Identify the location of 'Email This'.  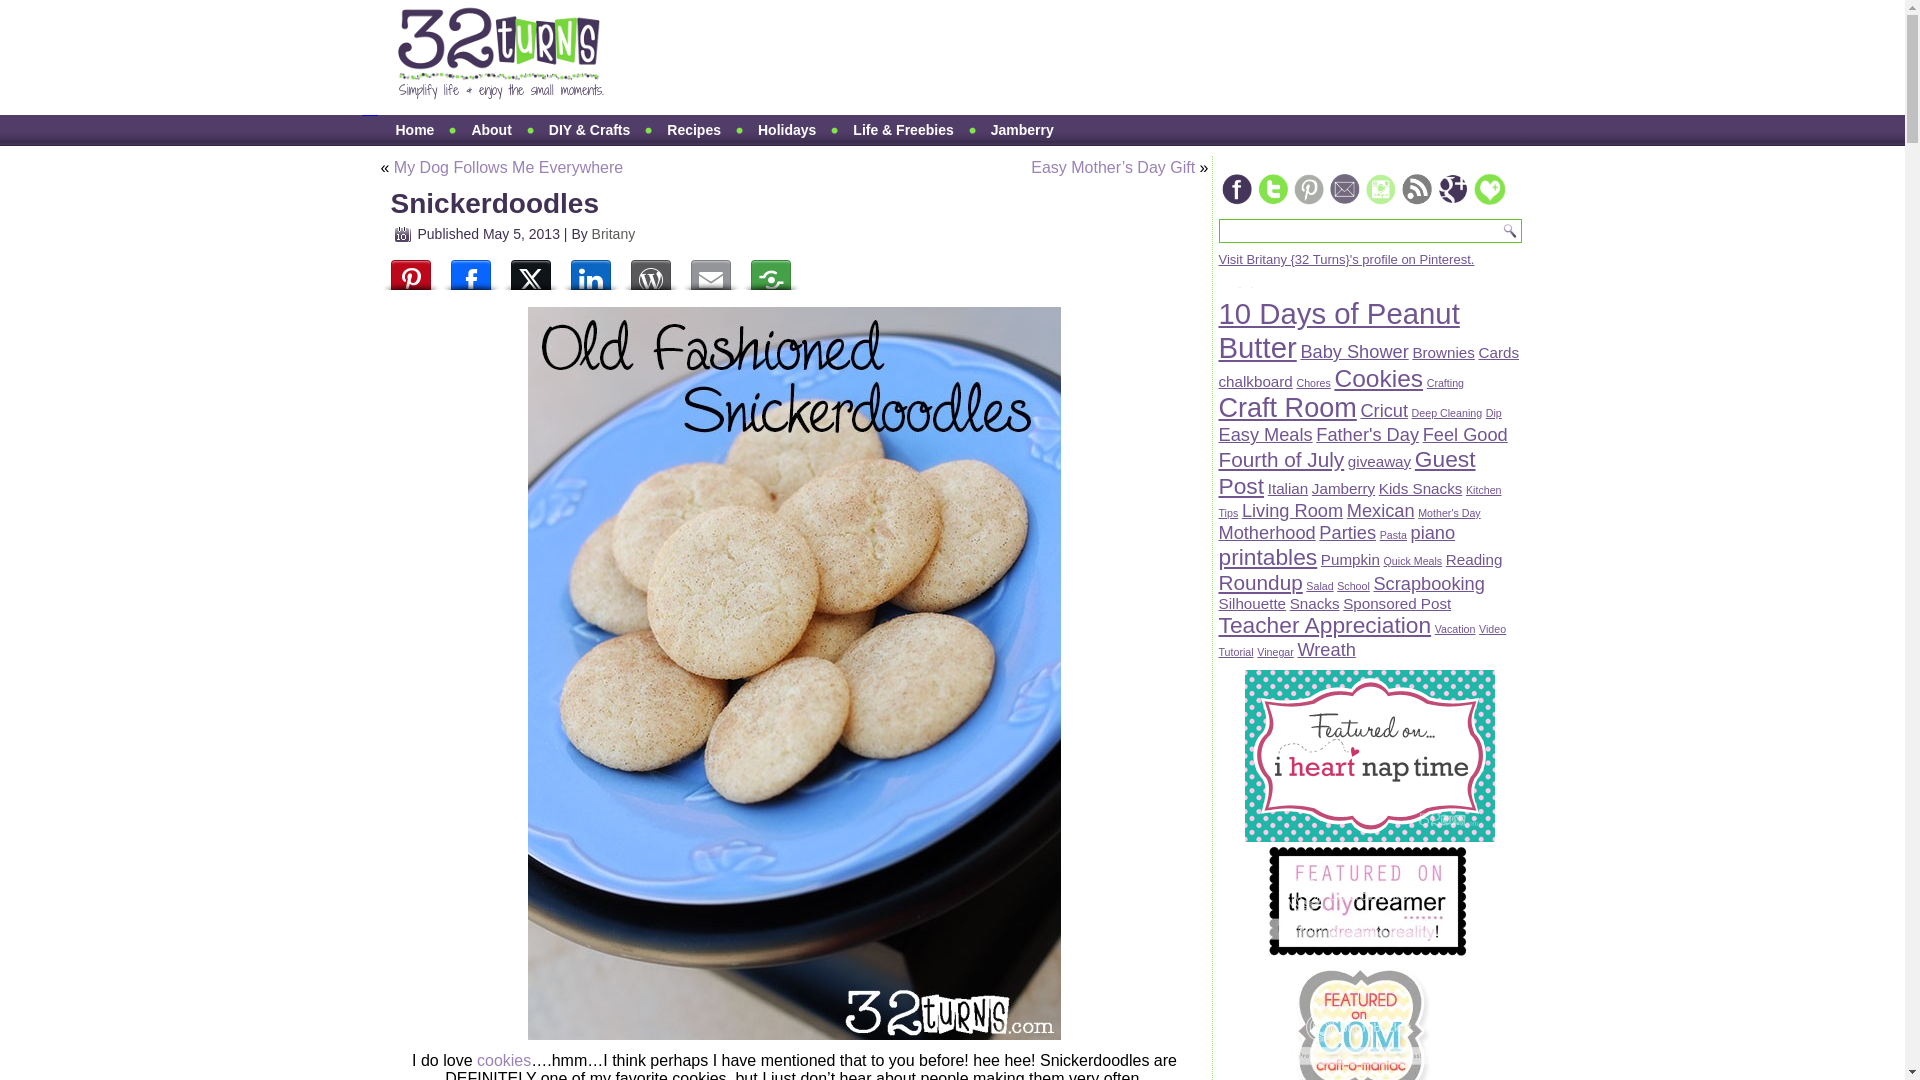
(680, 270).